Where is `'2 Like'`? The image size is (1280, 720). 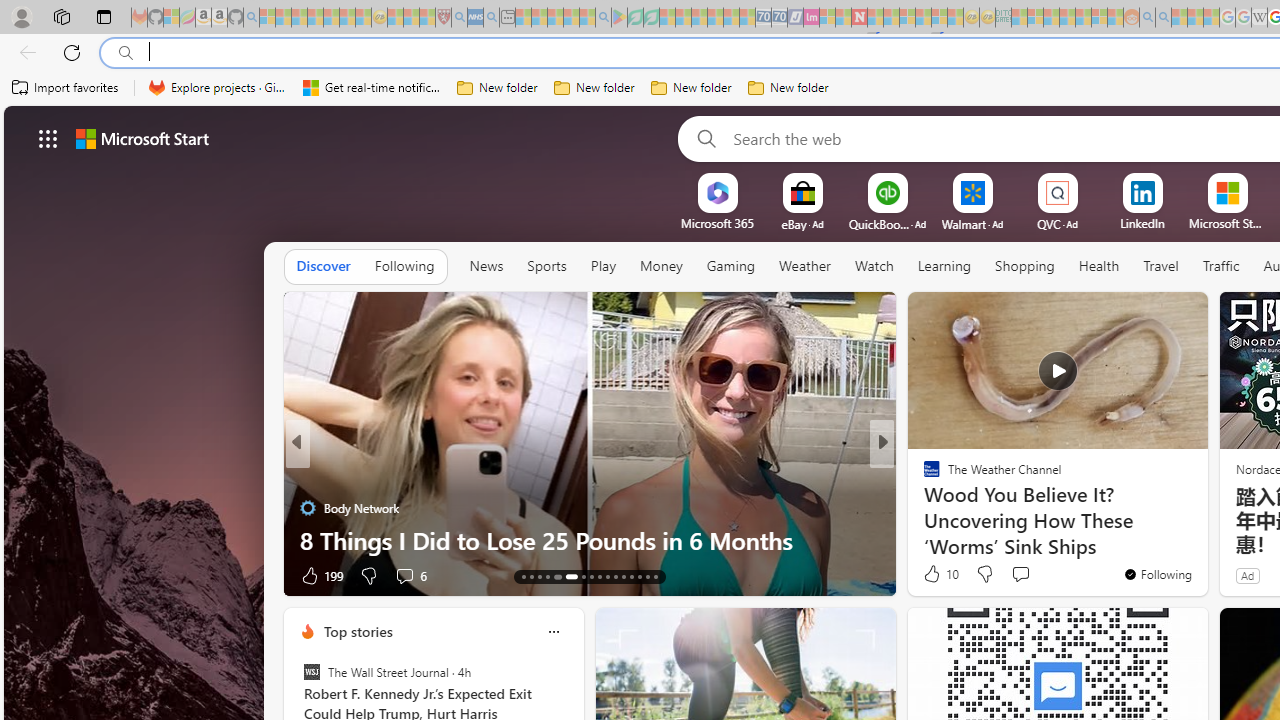
'2 Like' is located at coordinates (929, 575).